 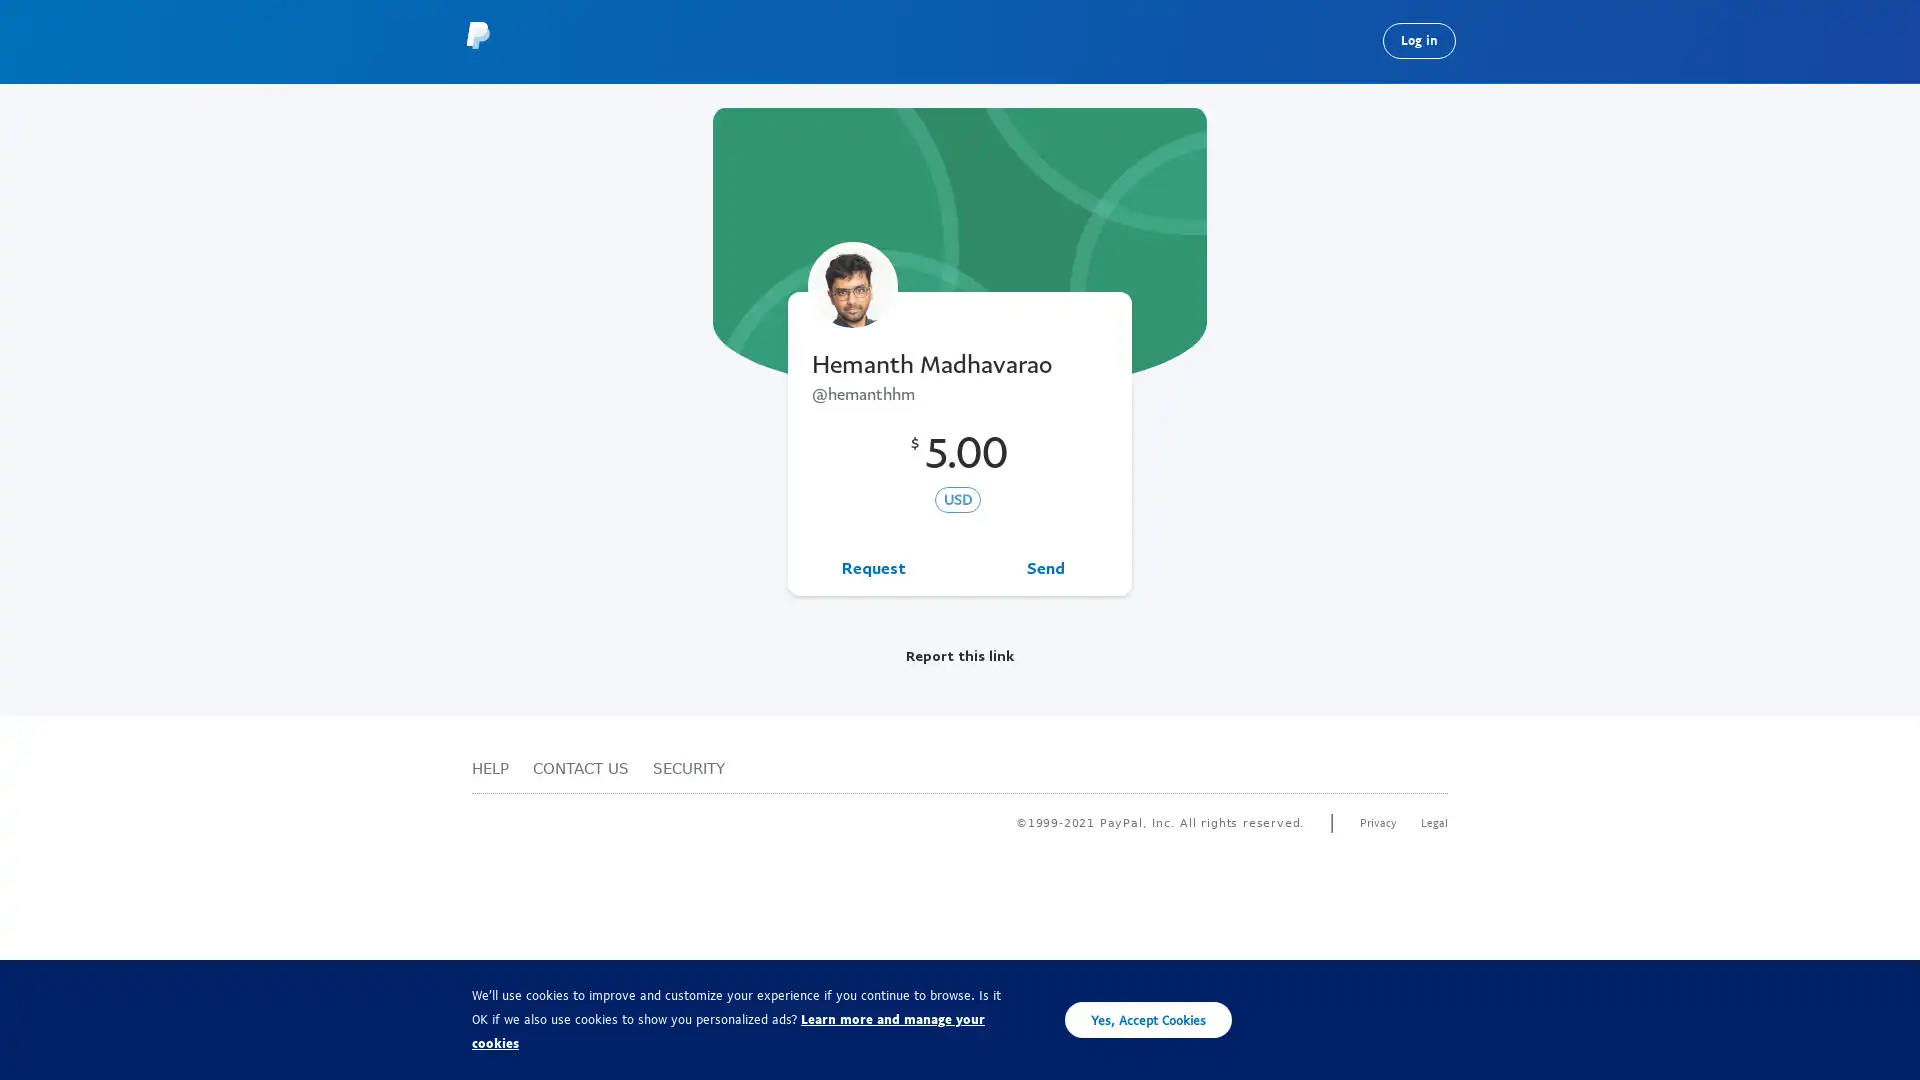 What do you see at coordinates (1148, 1019) in the screenshot?
I see `Yes, Accept Cookies` at bounding box center [1148, 1019].